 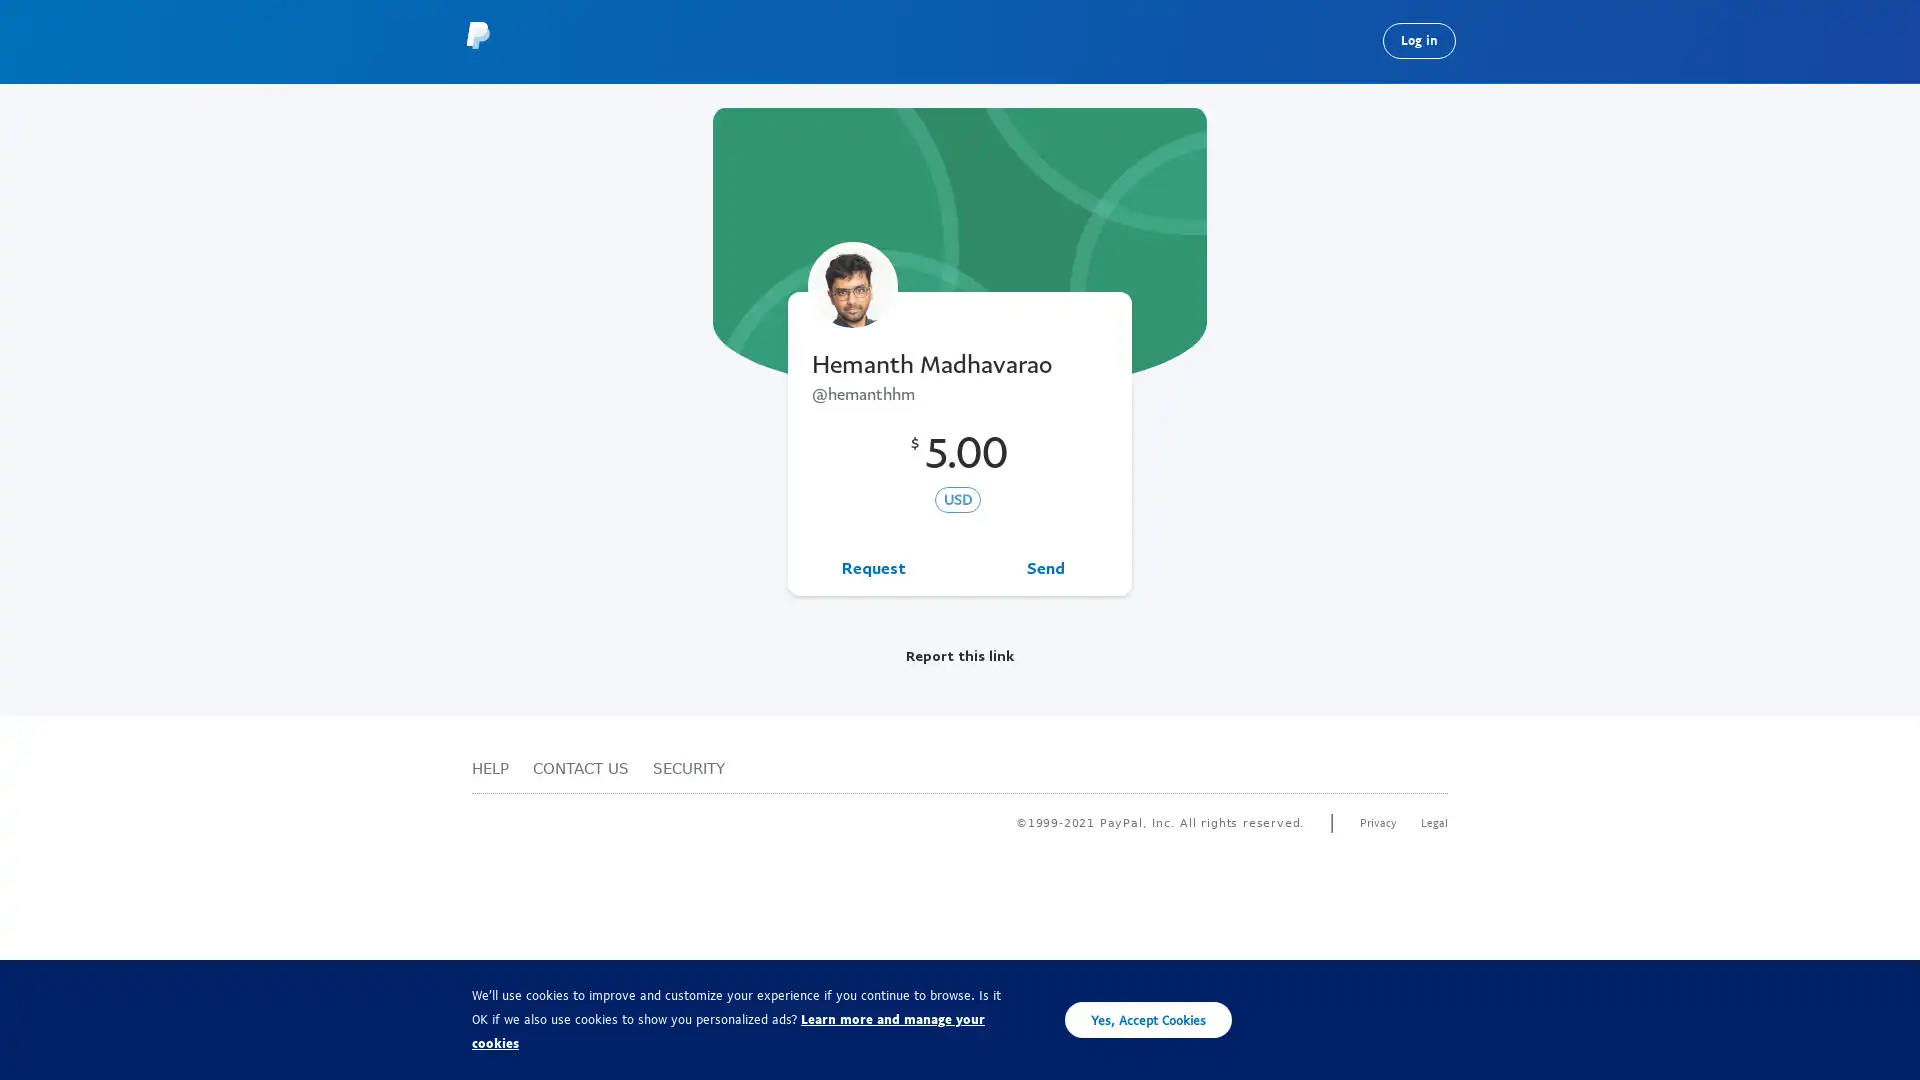 What do you see at coordinates (1148, 1019) in the screenshot?
I see `Yes, Accept Cookies` at bounding box center [1148, 1019].